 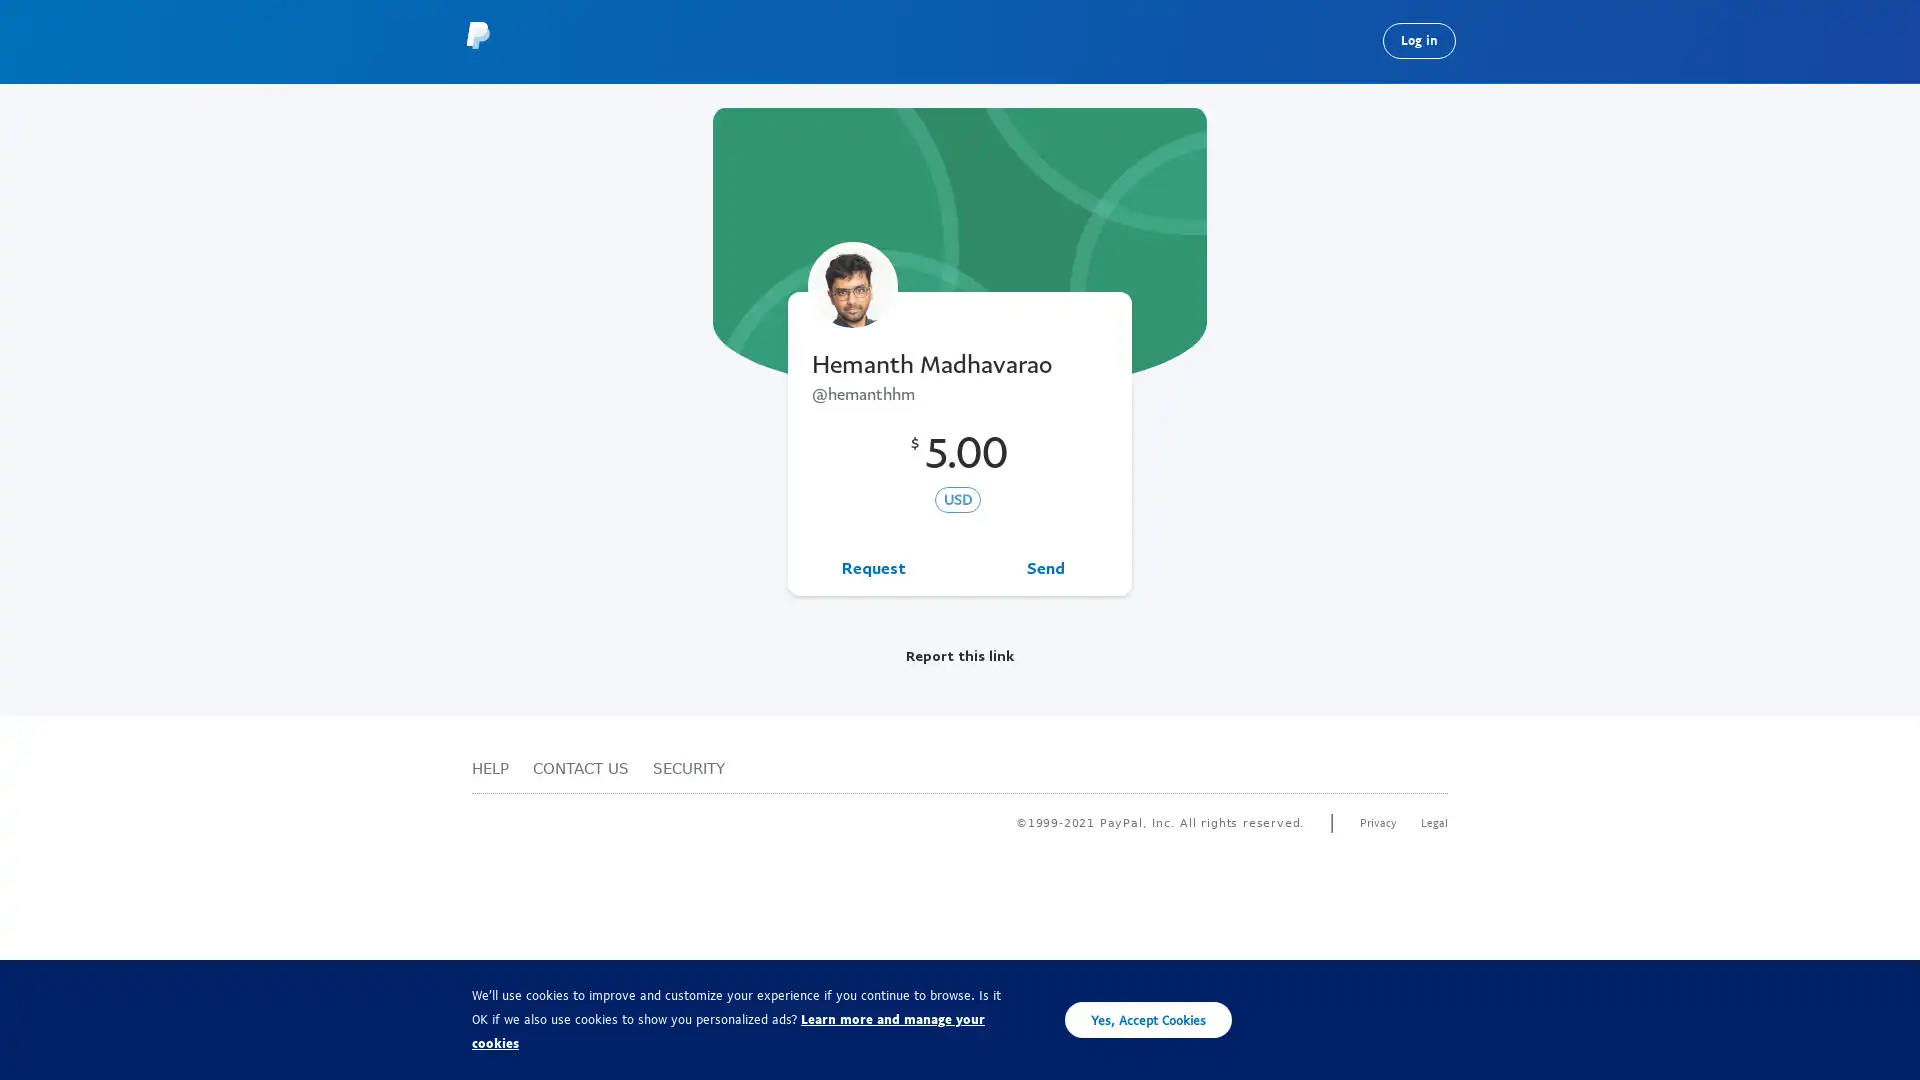 What do you see at coordinates (1148, 1019) in the screenshot?
I see `Yes, Accept Cookies` at bounding box center [1148, 1019].